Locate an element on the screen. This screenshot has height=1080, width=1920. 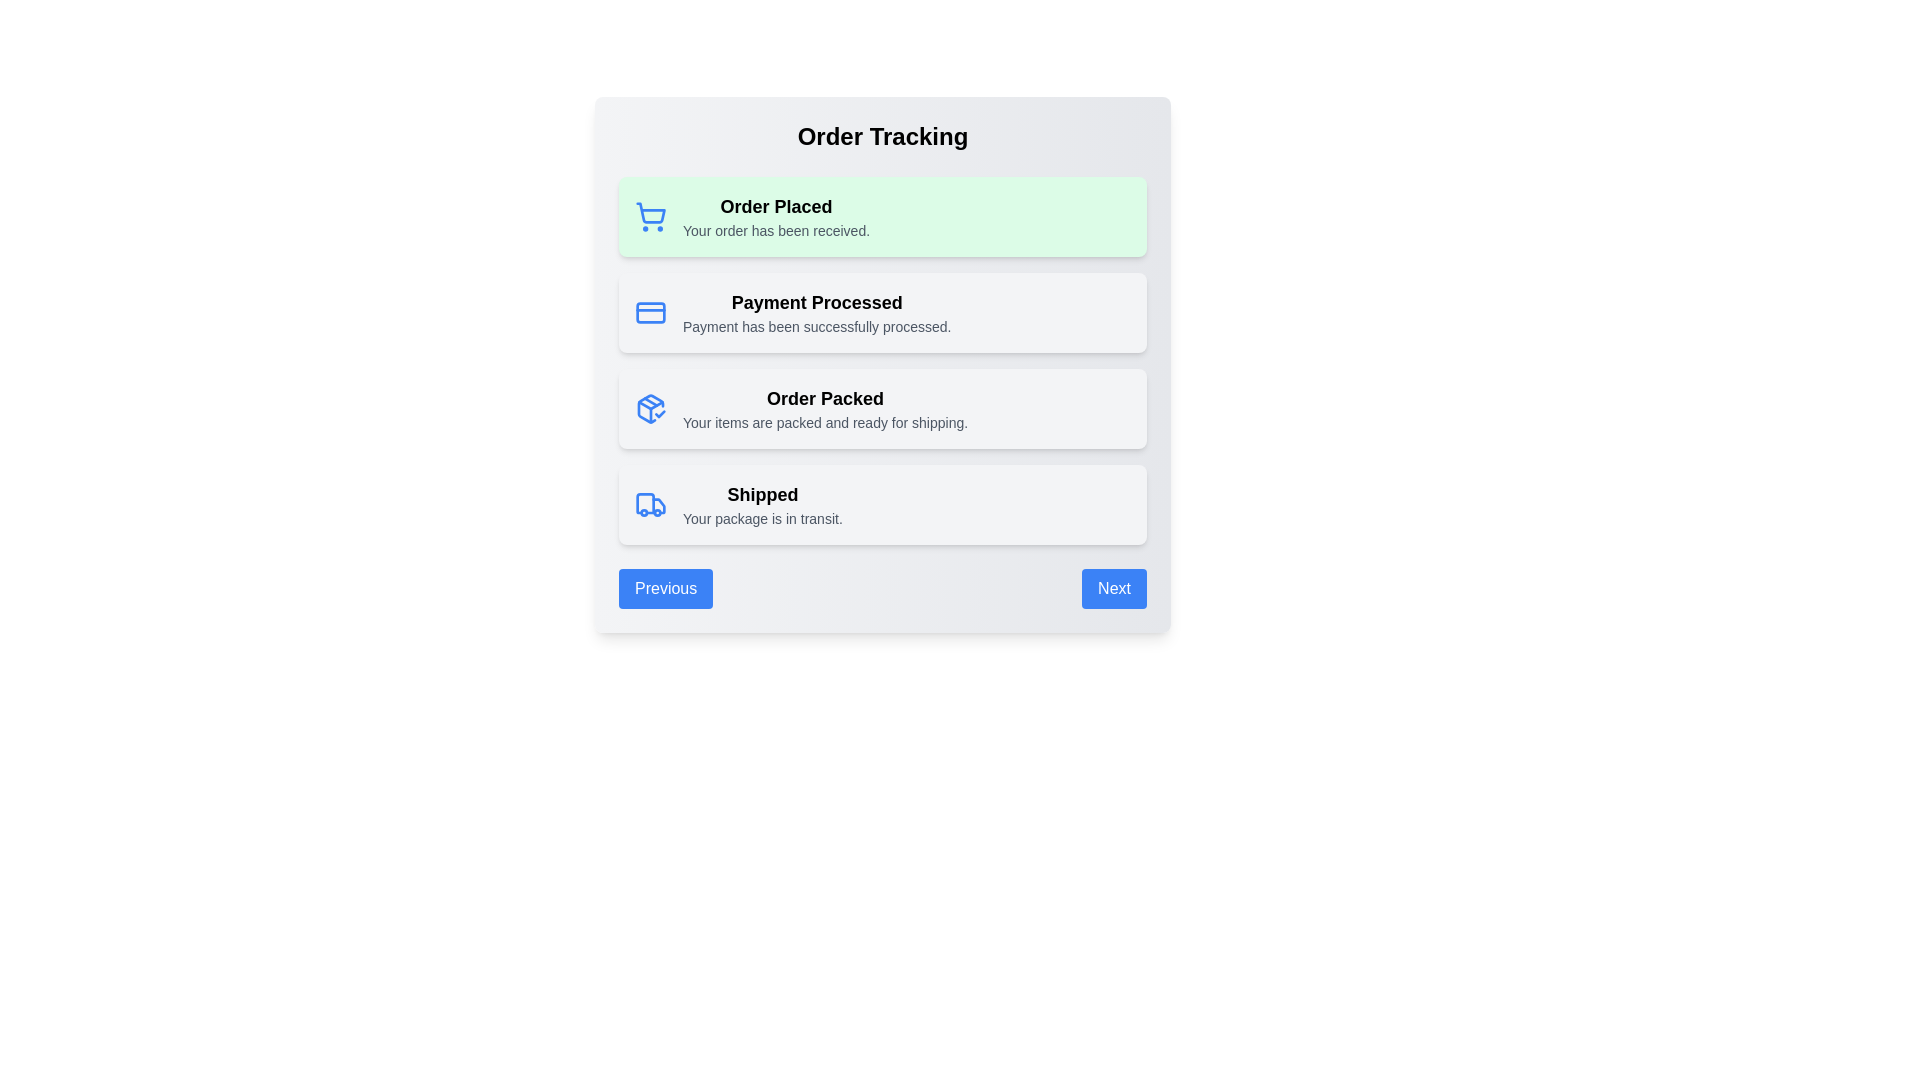
the 'Order Packed' informational card, which is the third card in a vertical sequence within the 'Order Tracking' interface, located between the 'Payment Processed' and 'Shipped' cards is located at coordinates (882, 365).